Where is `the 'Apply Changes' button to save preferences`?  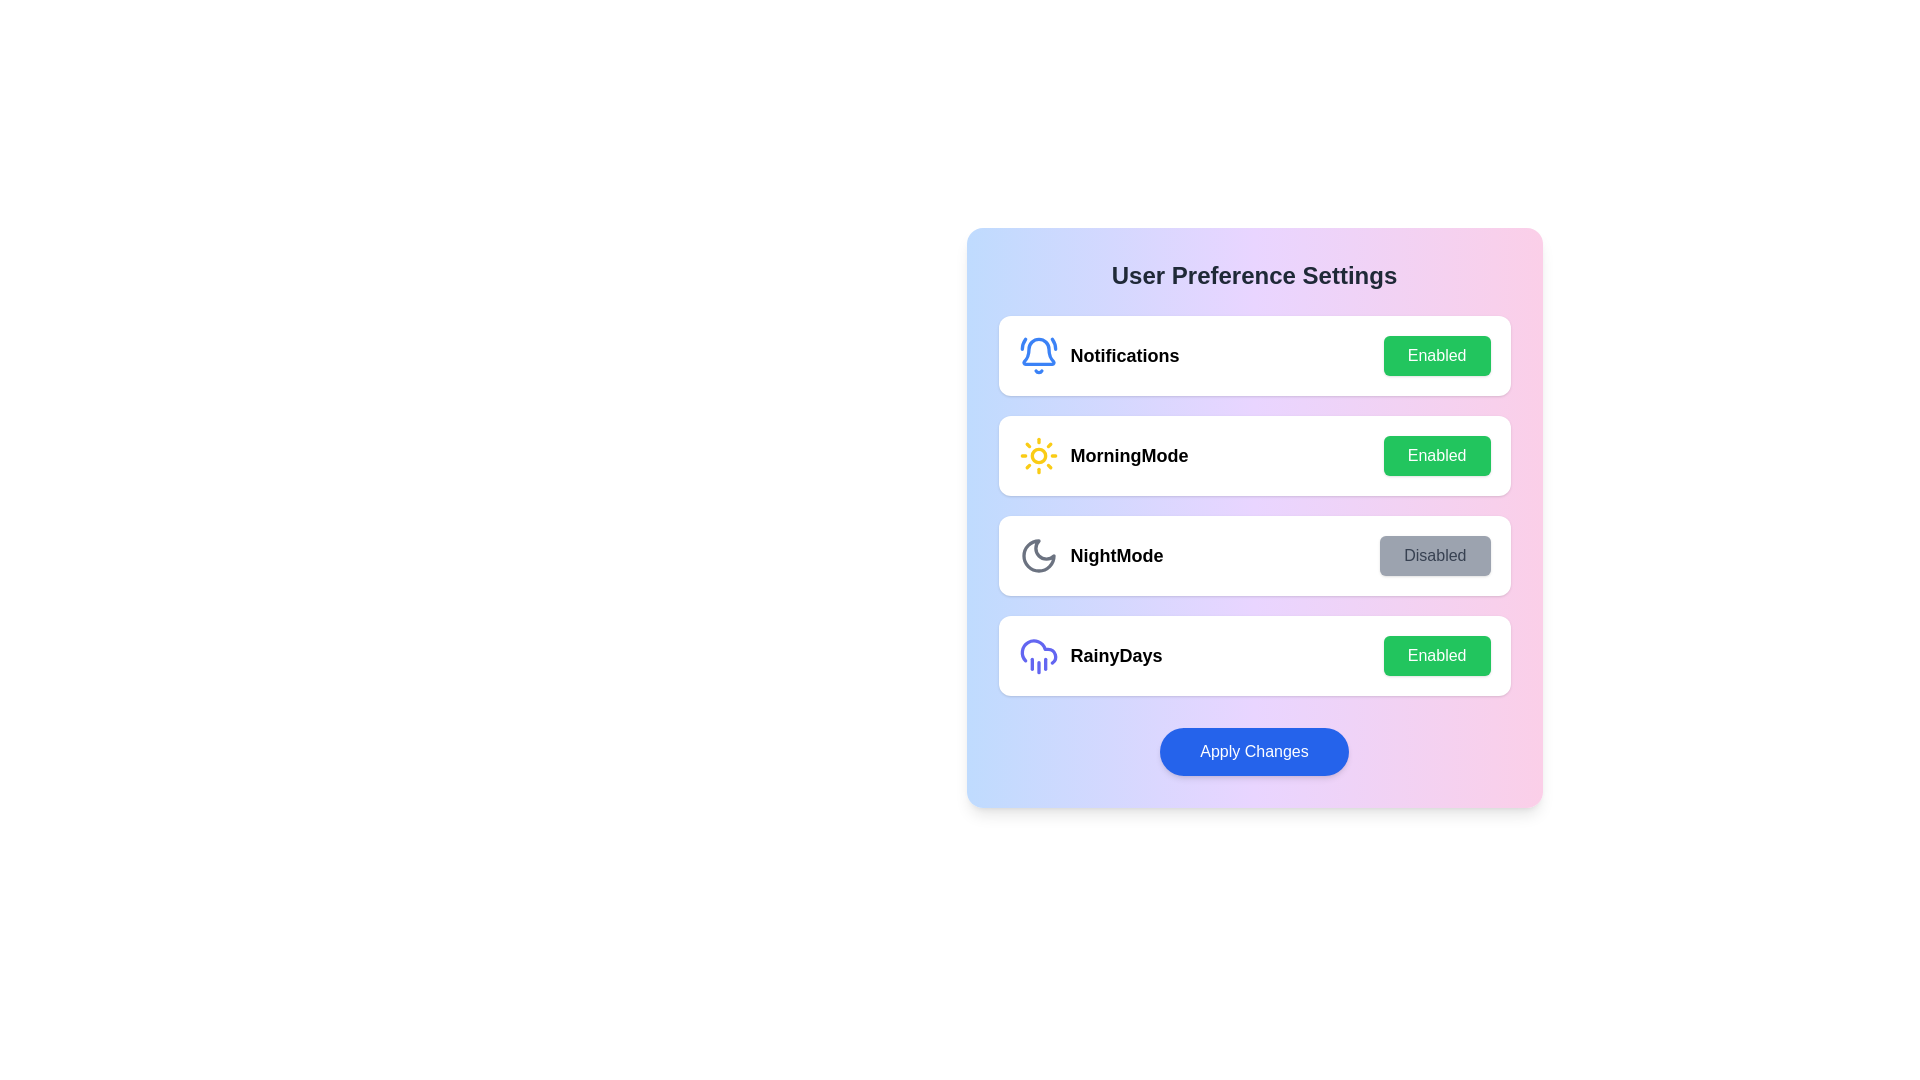 the 'Apply Changes' button to save preferences is located at coordinates (1253, 752).